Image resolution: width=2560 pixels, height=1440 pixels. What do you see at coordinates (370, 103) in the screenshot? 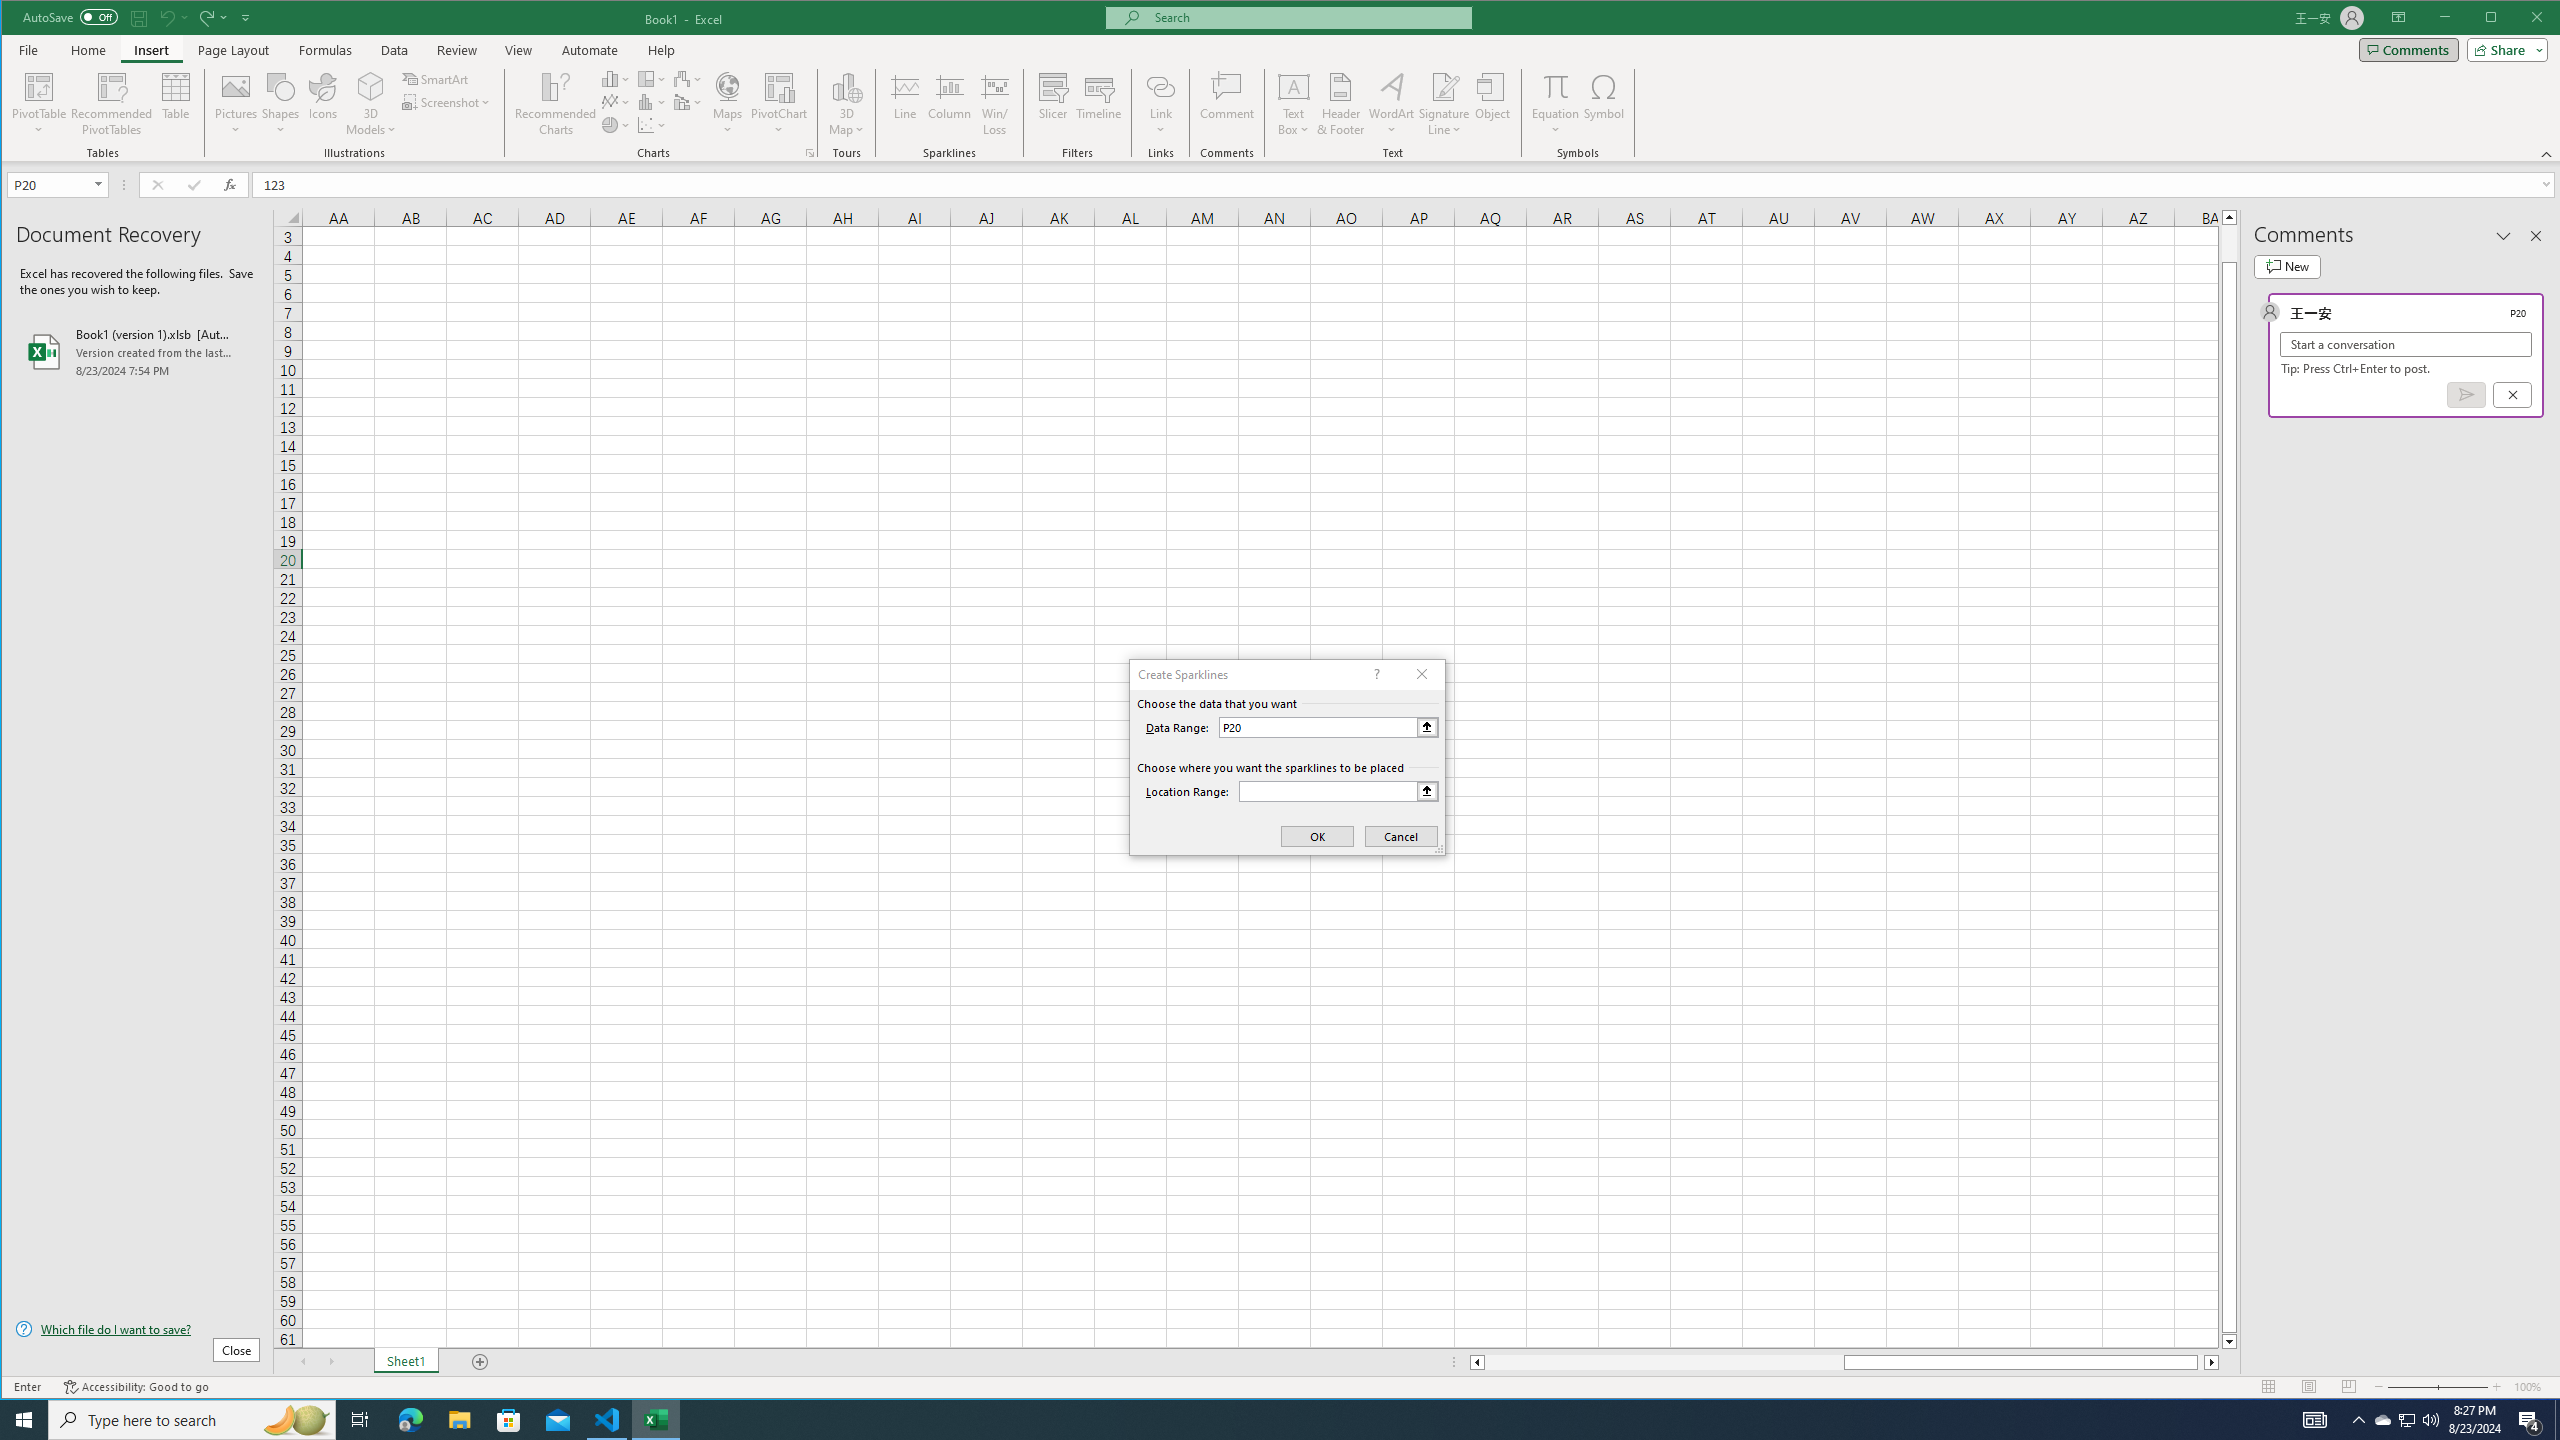
I see `'3D Models'` at bounding box center [370, 103].